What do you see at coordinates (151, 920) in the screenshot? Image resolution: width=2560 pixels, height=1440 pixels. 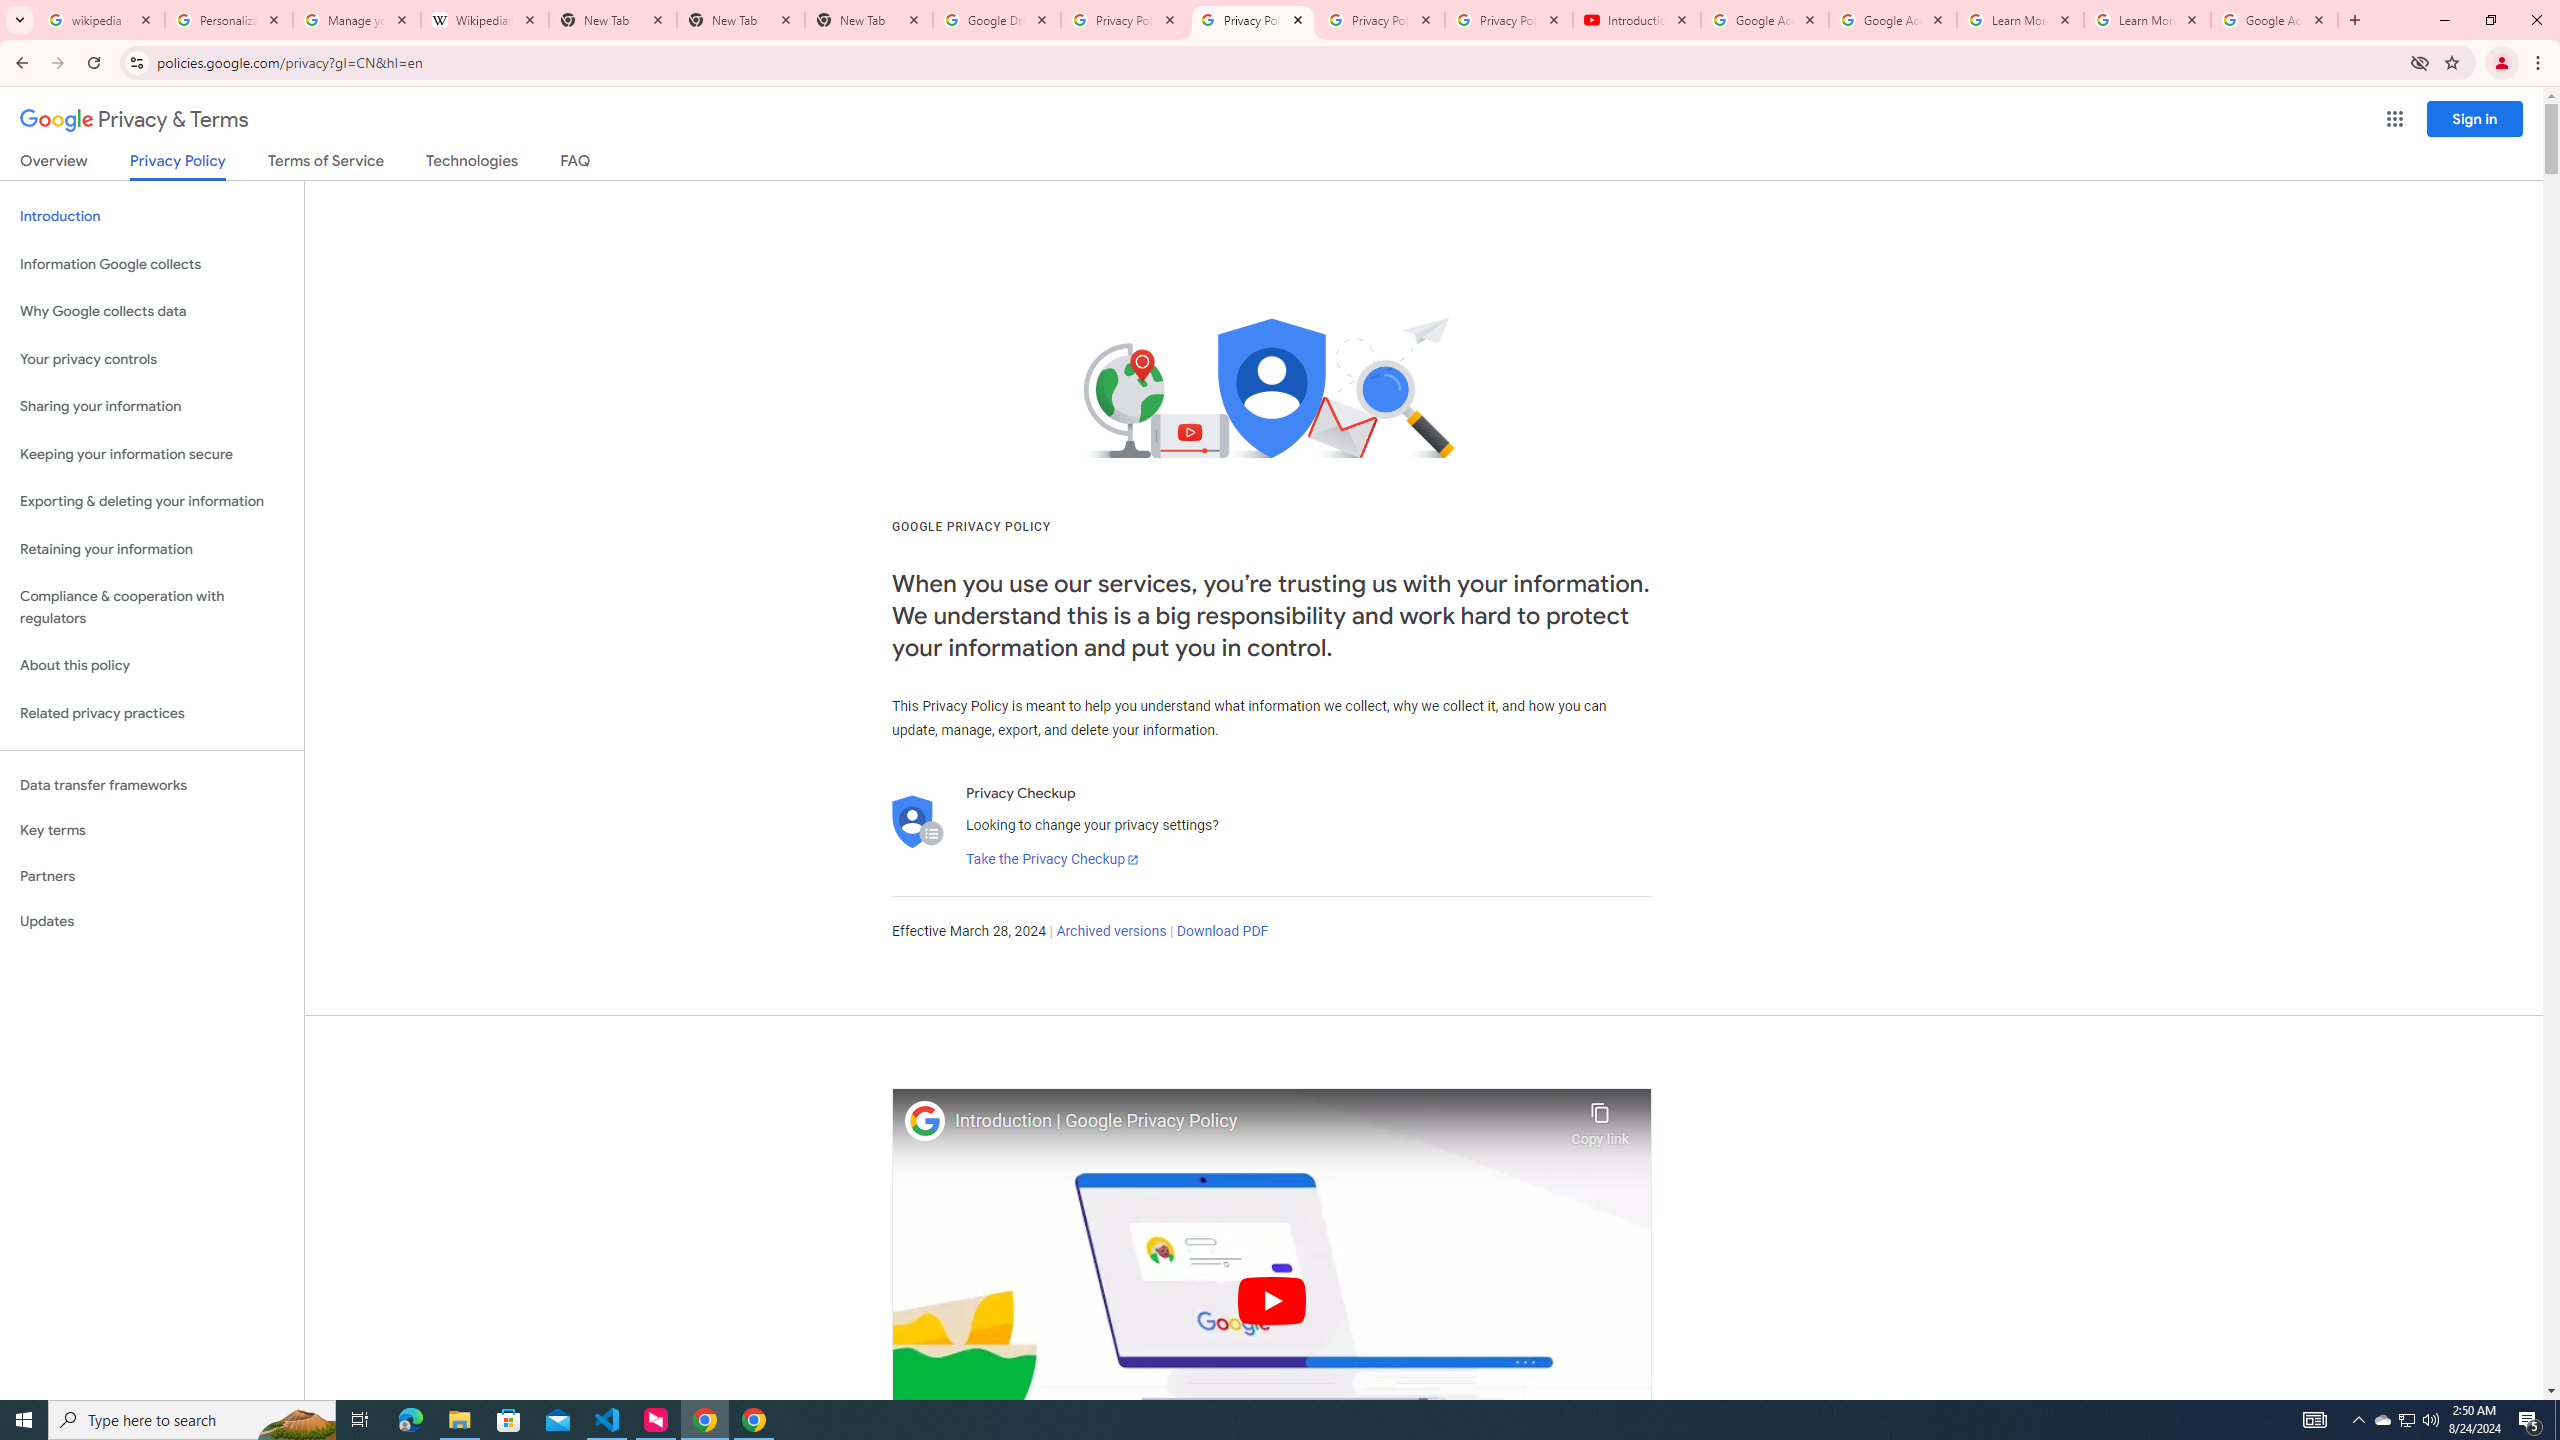 I see `'Updates'` at bounding box center [151, 920].